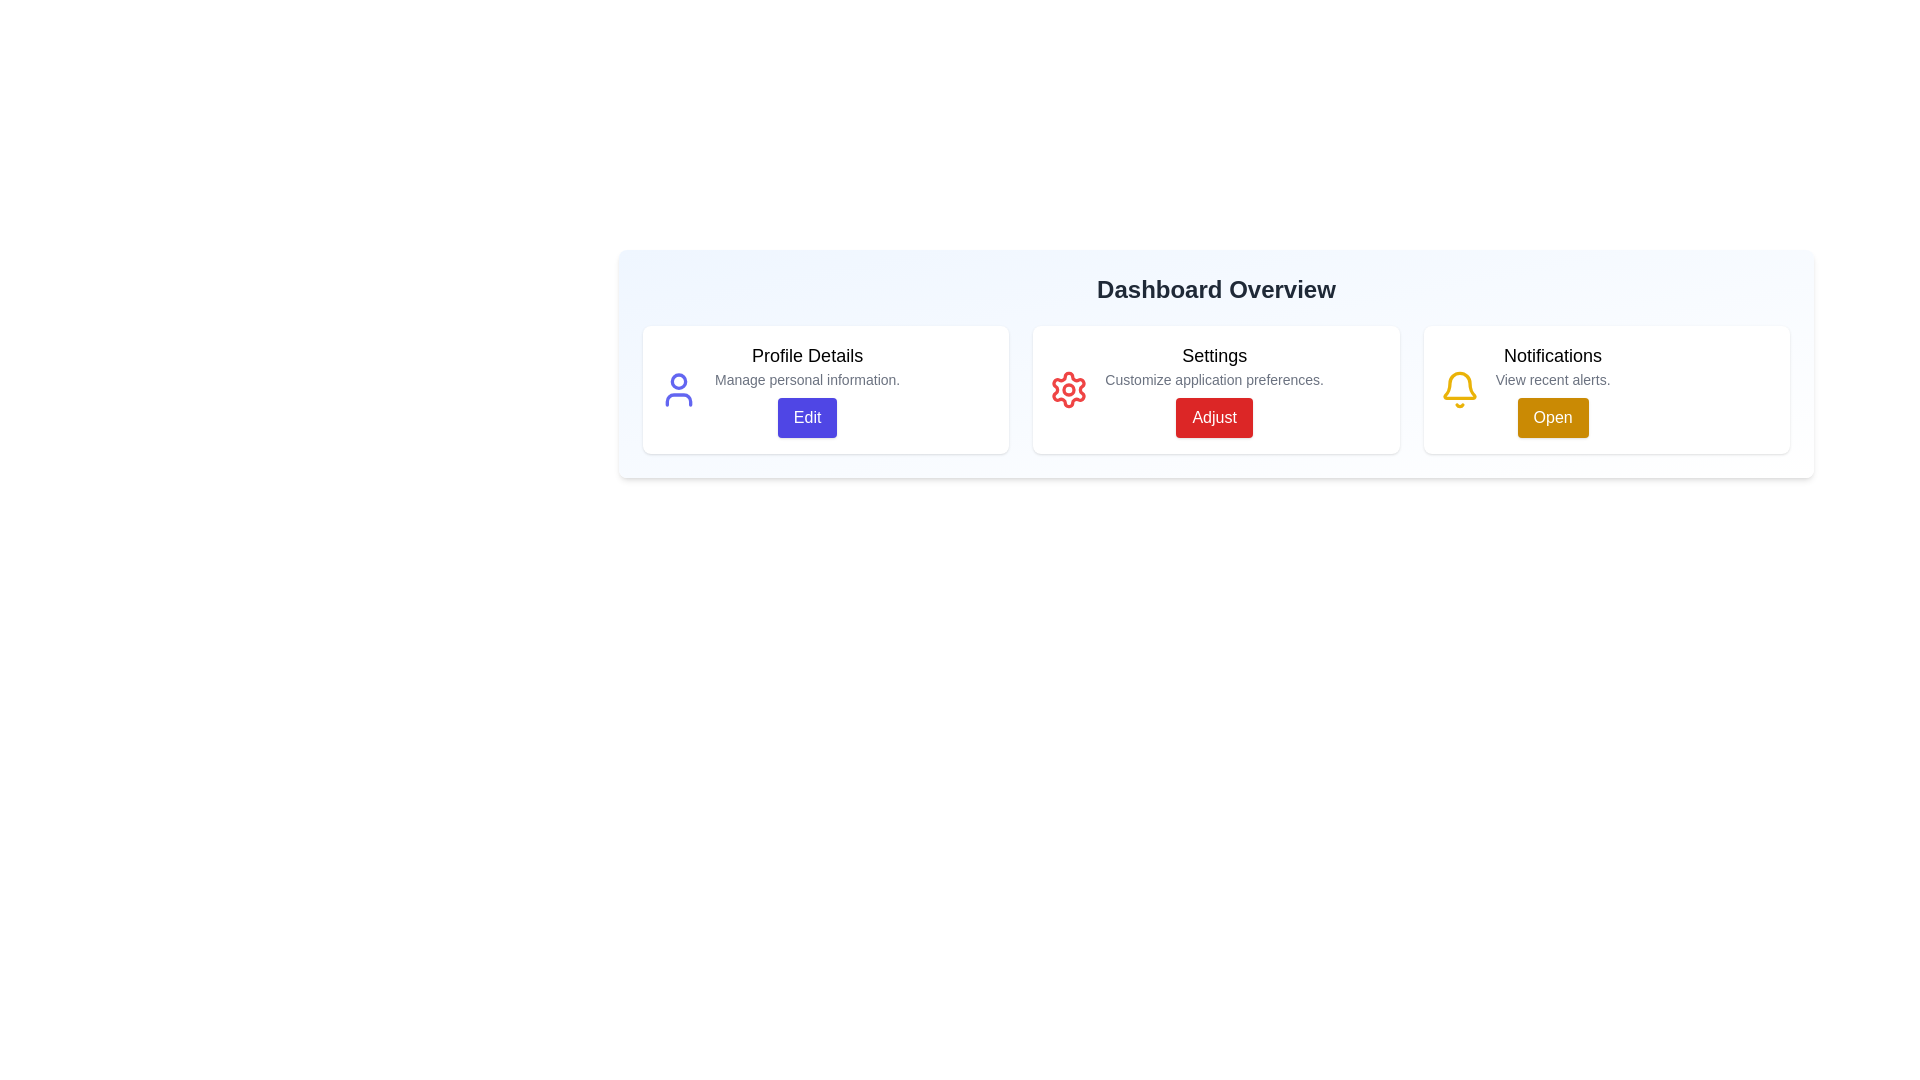 The width and height of the screenshot is (1920, 1080). Describe the element at coordinates (1552, 354) in the screenshot. I see `the heading text element that serves as the title for the notification card, positioned at the topmost part of the card` at that location.